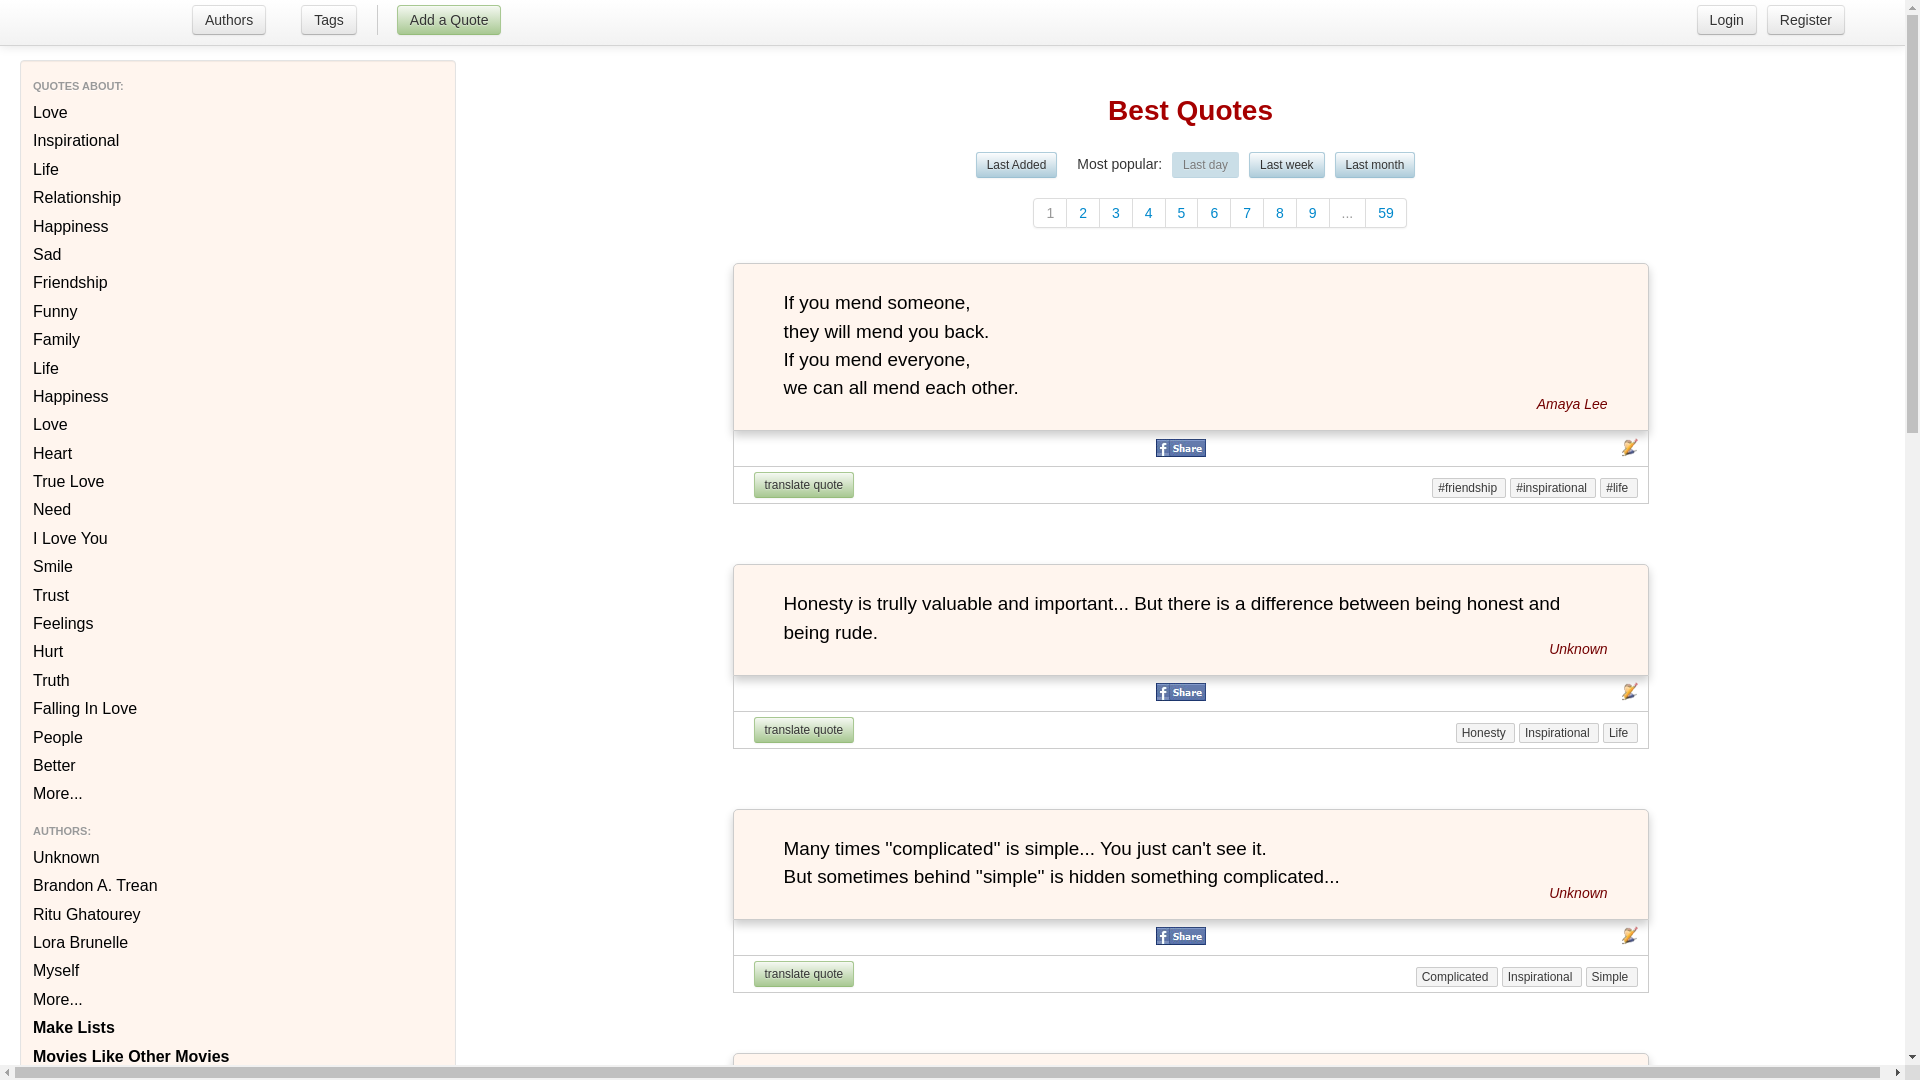 The height and width of the screenshot is (1080, 1920). Describe the element at coordinates (18, 885) in the screenshot. I see `'Brandon A. Trean'` at that location.